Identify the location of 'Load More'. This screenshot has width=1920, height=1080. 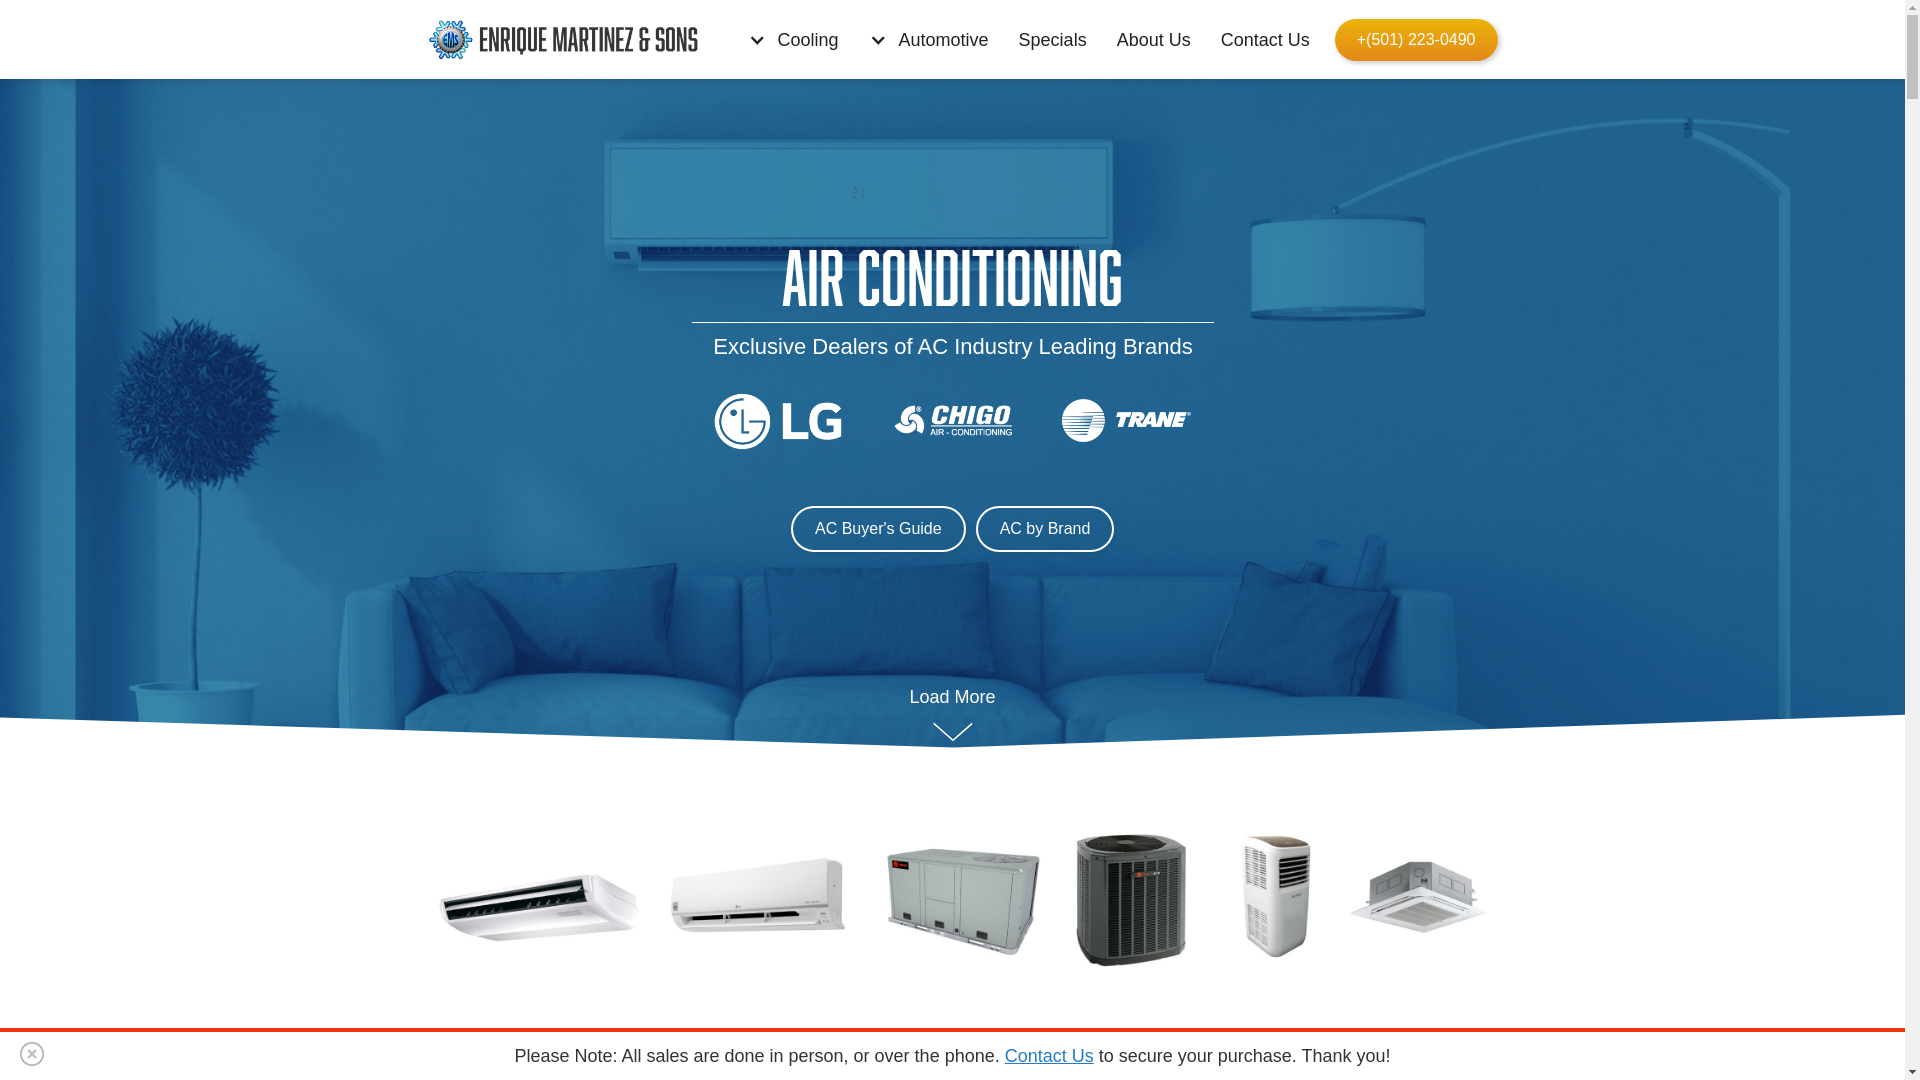
(951, 713).